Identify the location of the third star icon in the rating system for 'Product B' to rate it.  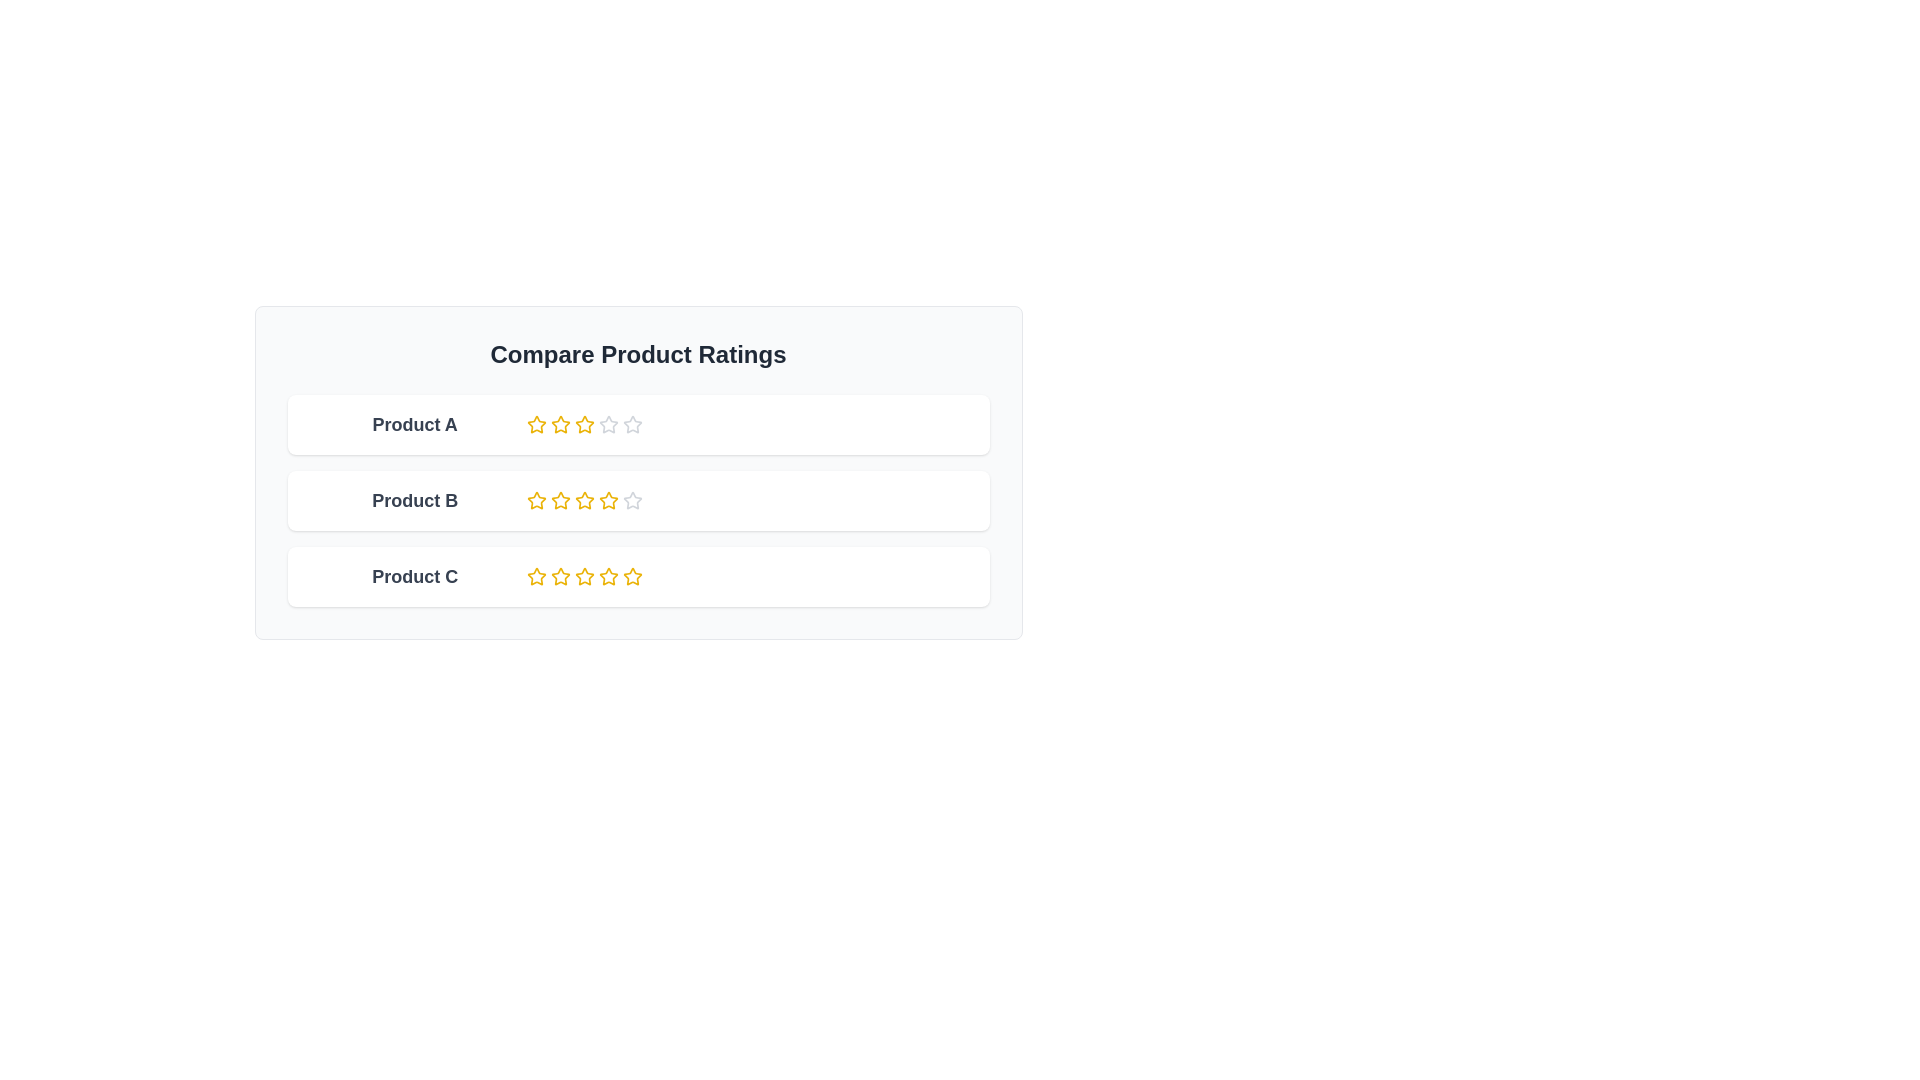
(560, 499).